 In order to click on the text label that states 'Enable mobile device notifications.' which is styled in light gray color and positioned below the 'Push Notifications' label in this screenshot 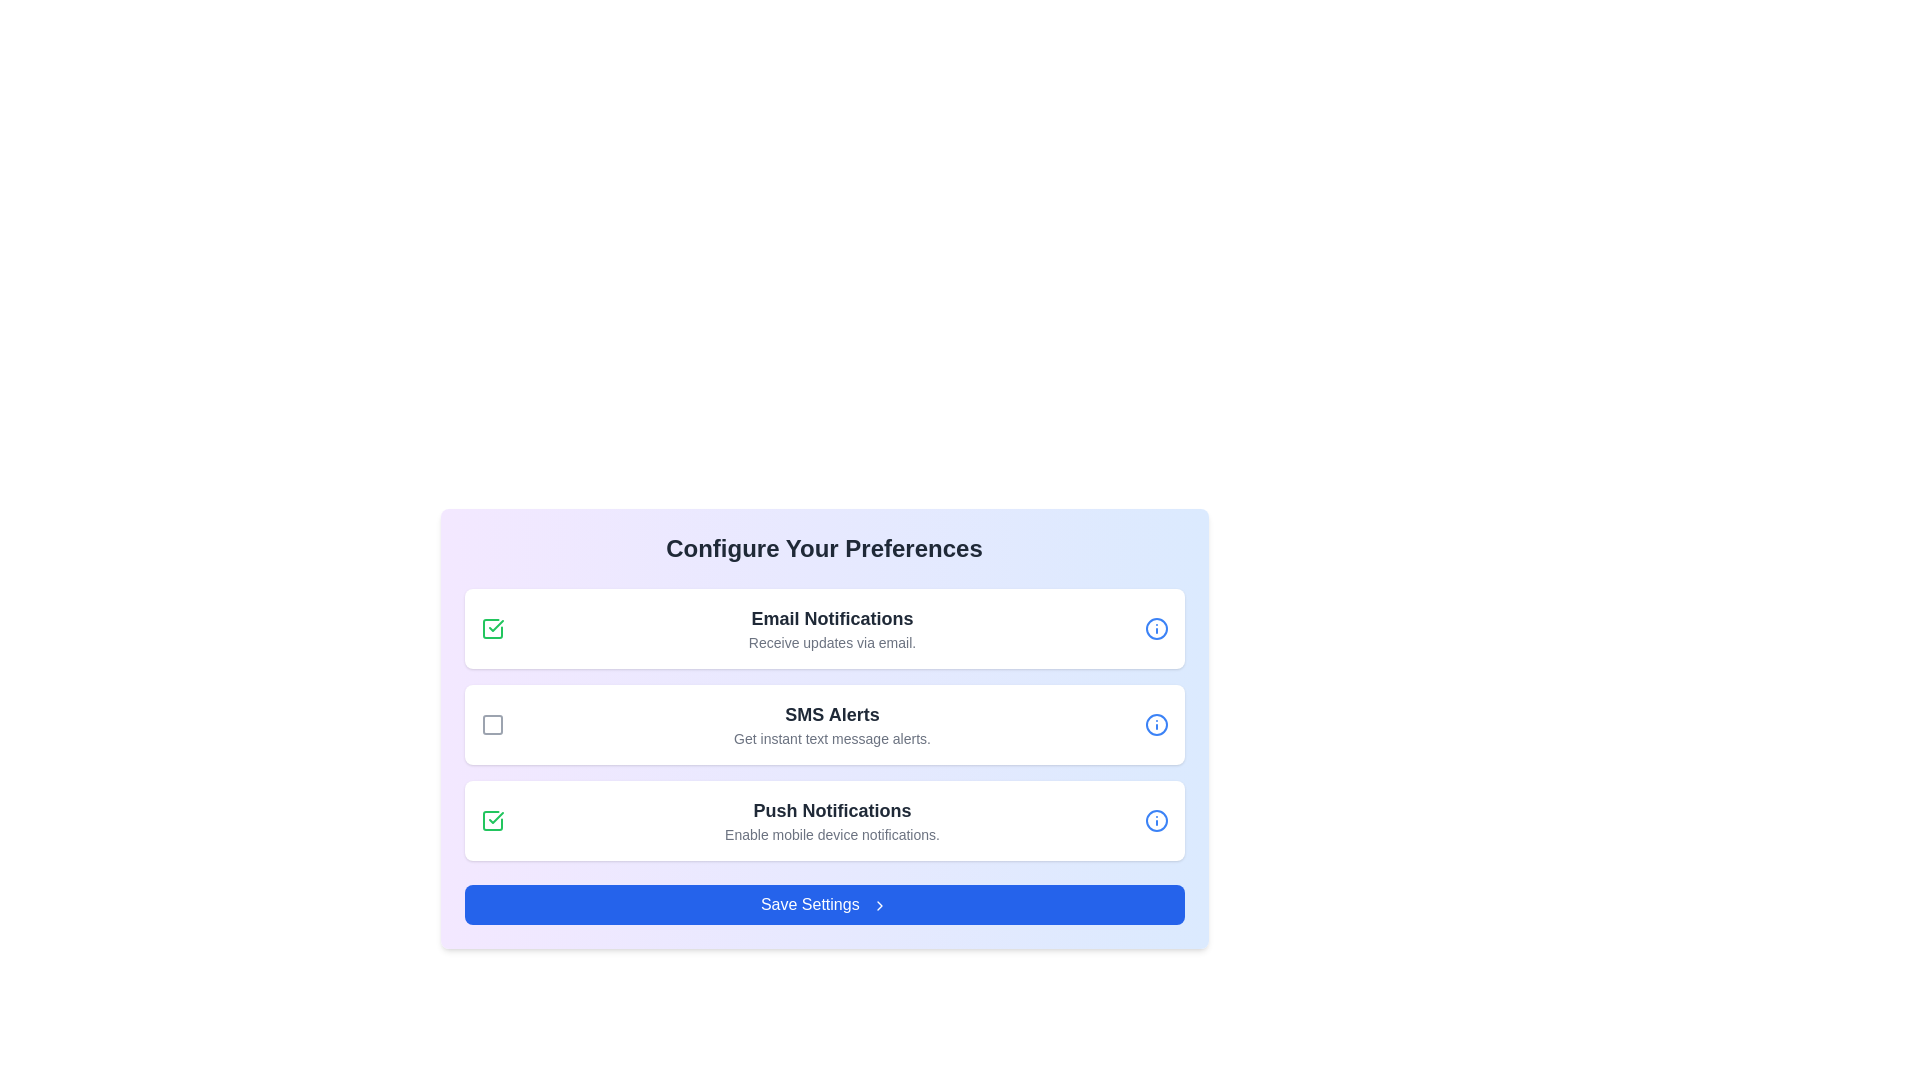, I will do `click(832, 834)`.